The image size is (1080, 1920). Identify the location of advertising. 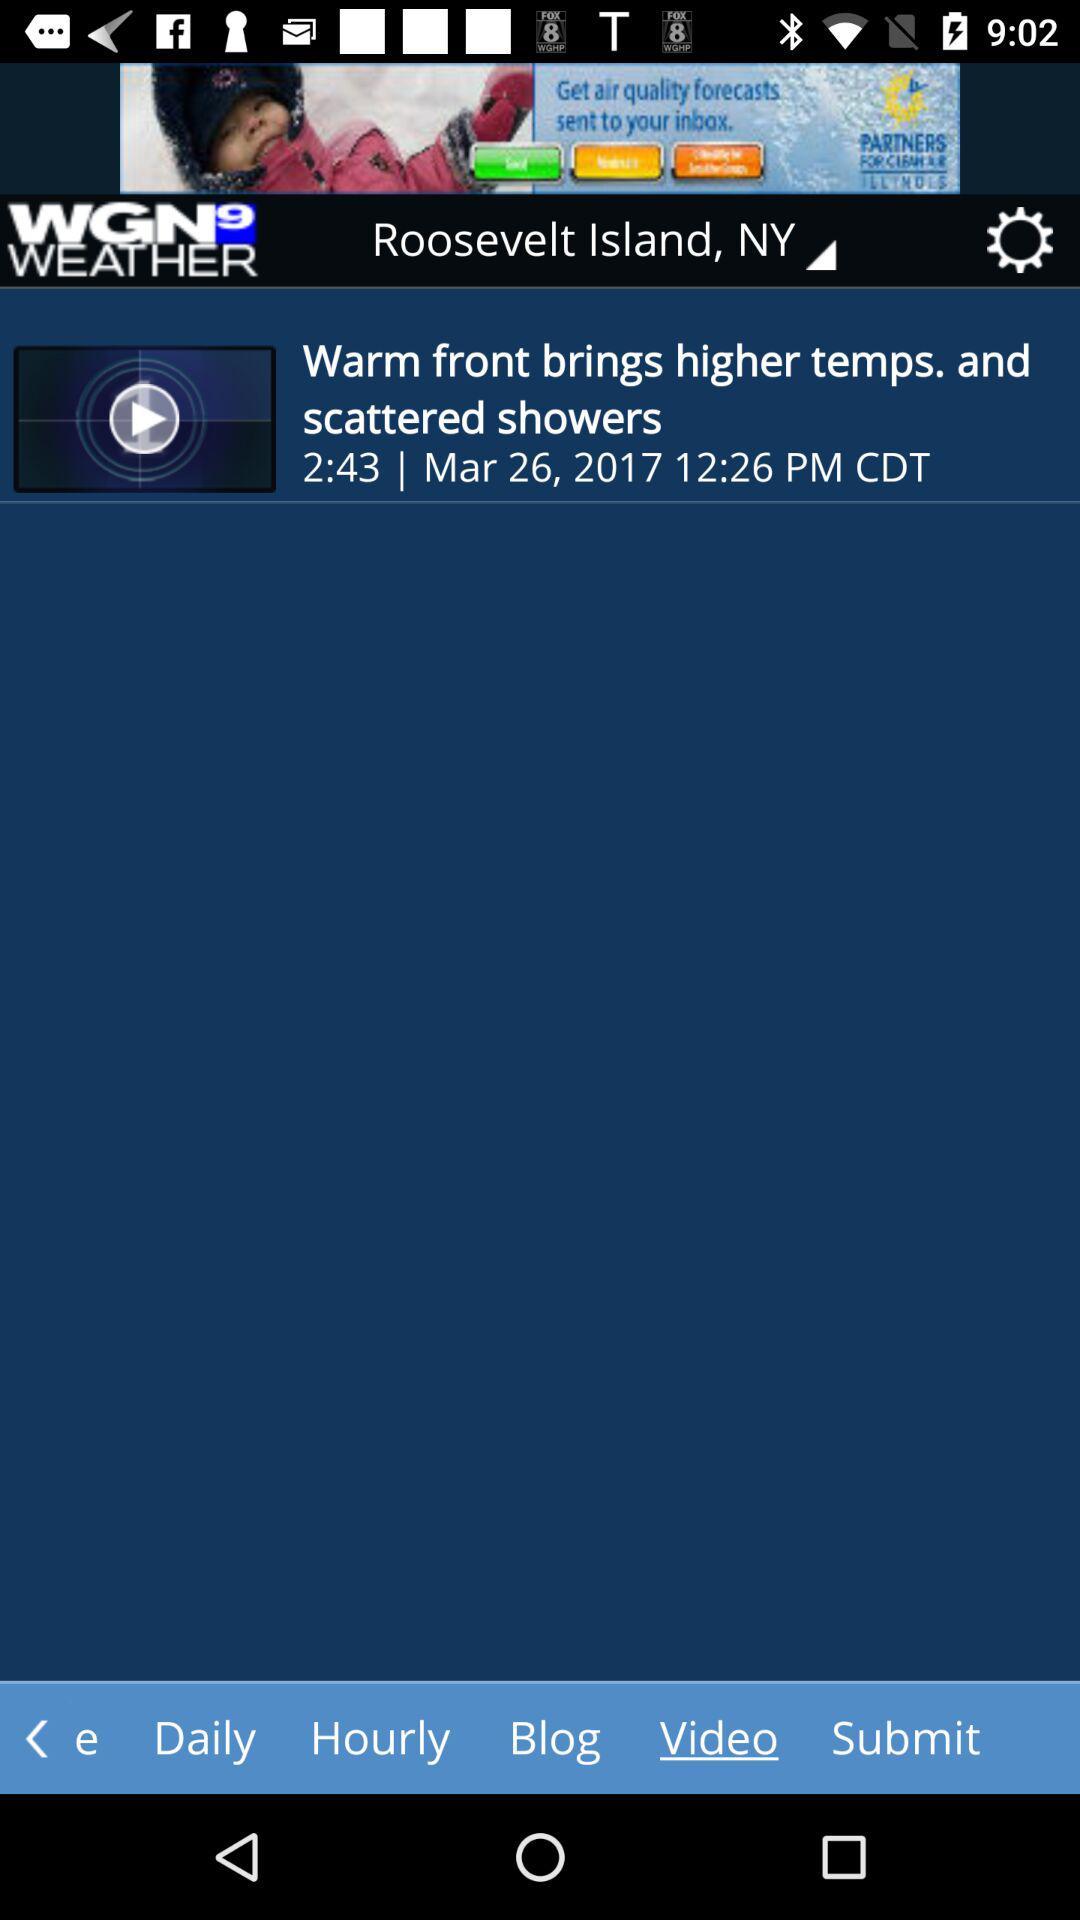
(540, 127).